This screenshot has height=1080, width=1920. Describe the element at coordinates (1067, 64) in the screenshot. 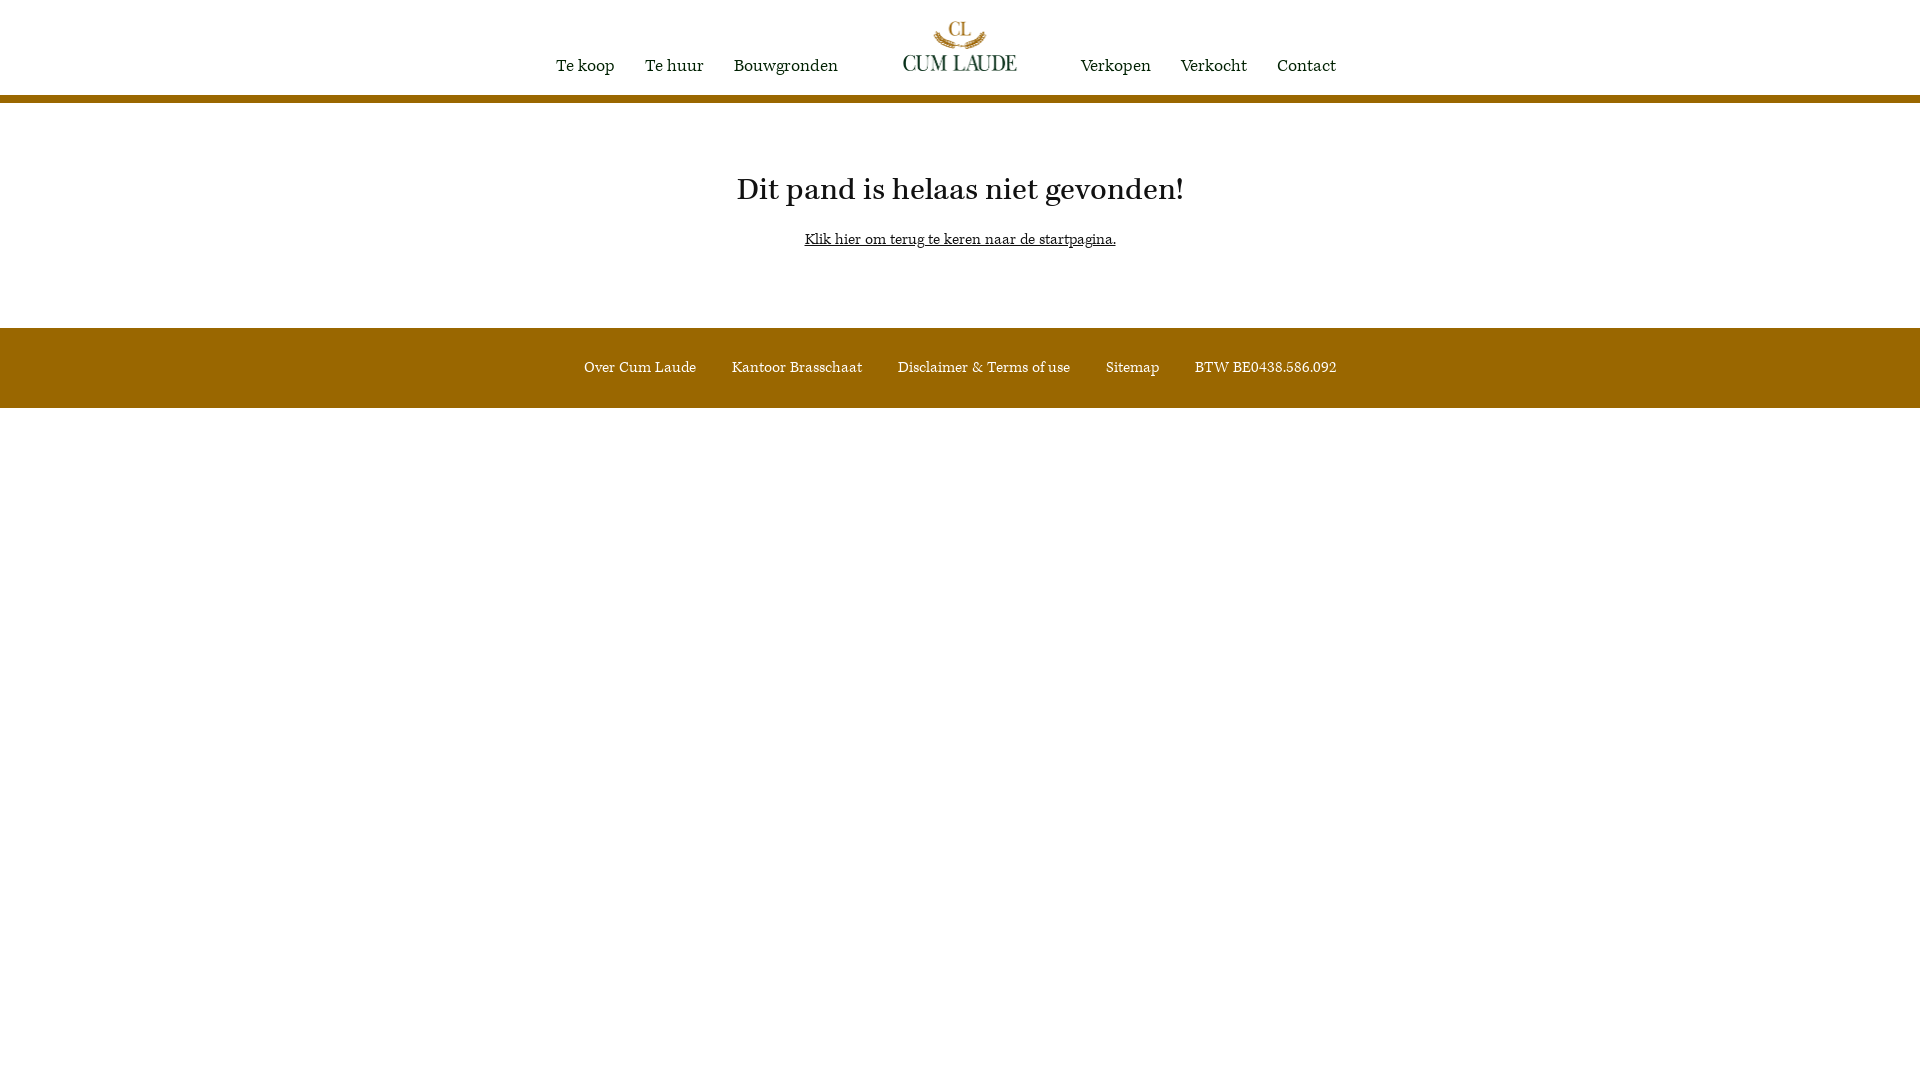

I see `'Verkopen'` at that location.